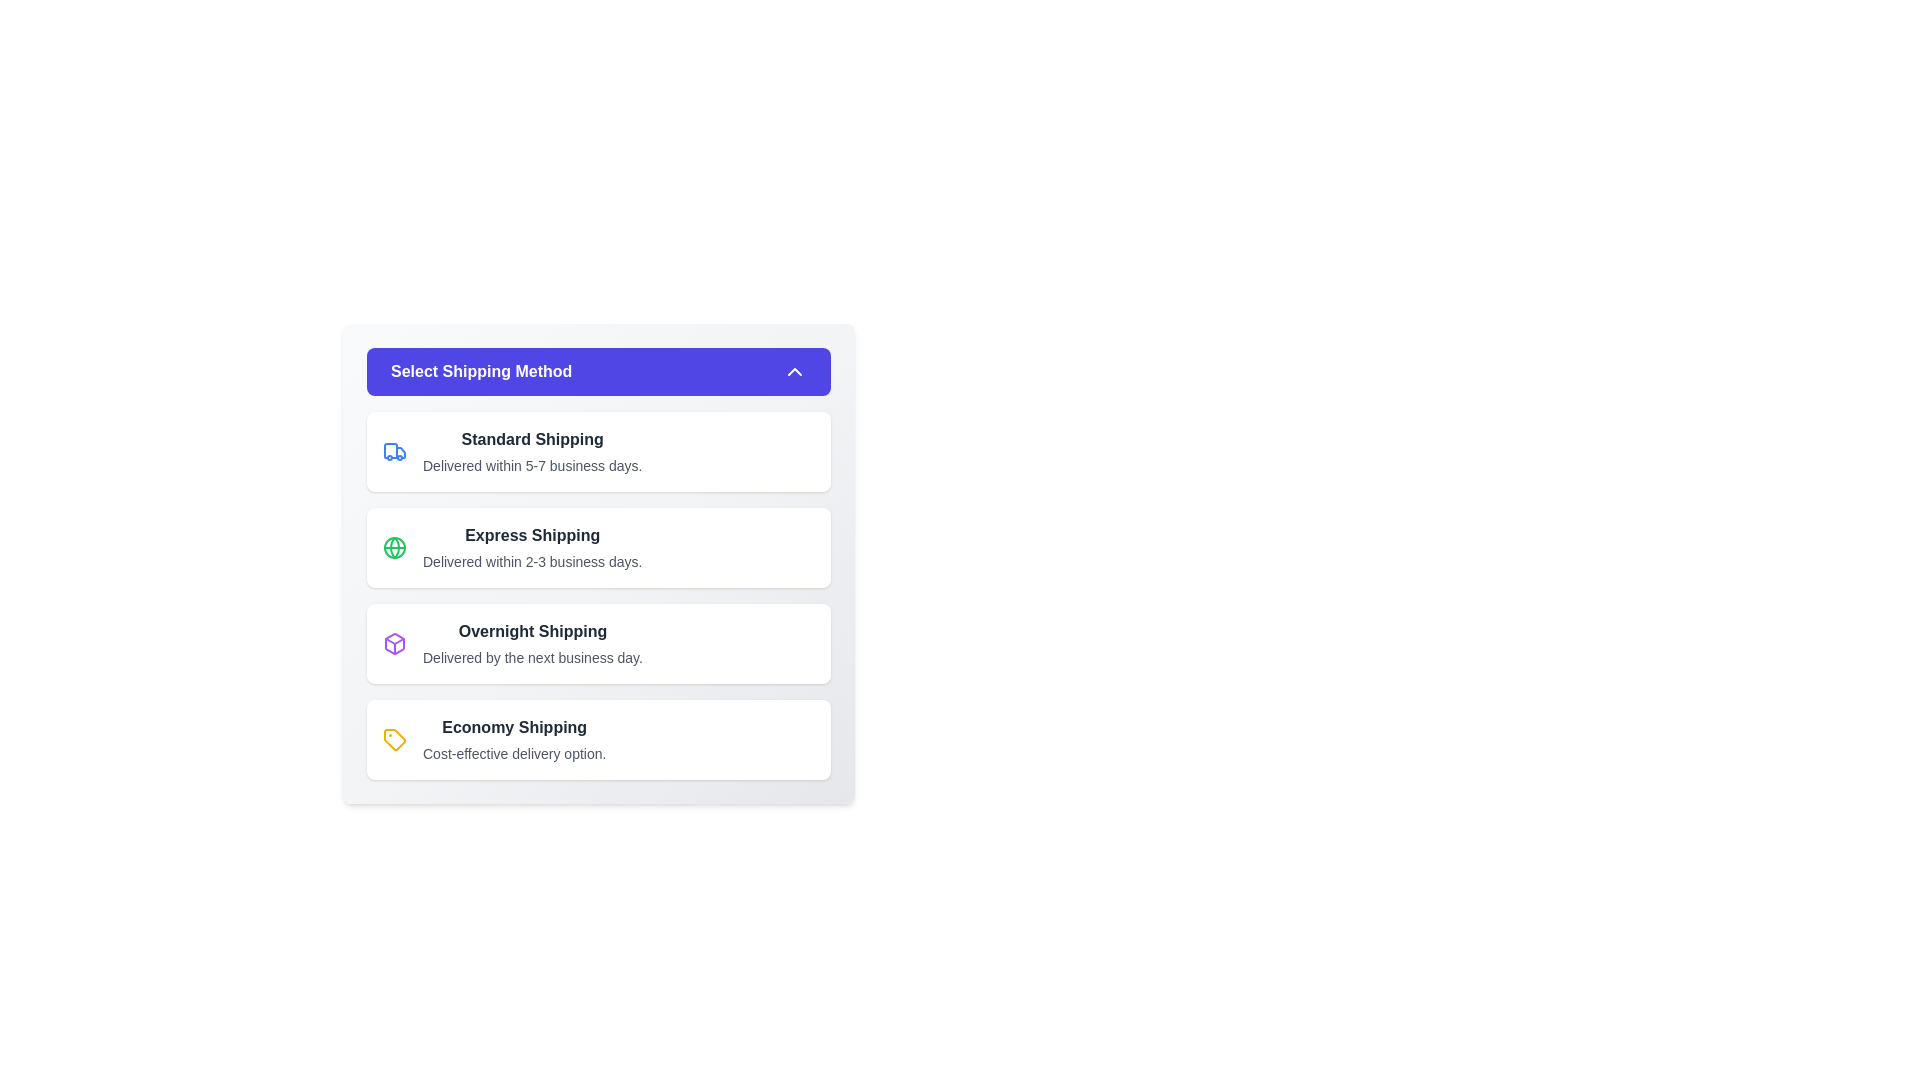 The image size is (1920, 1080). What do you see at coordinates (394, 740) in the screenshot?
I see `the vibrant yellow rounded hexagonal icon located to the left of the 'Economy Shipping' text in the shipping methods list` at bounding box center [394, 740].